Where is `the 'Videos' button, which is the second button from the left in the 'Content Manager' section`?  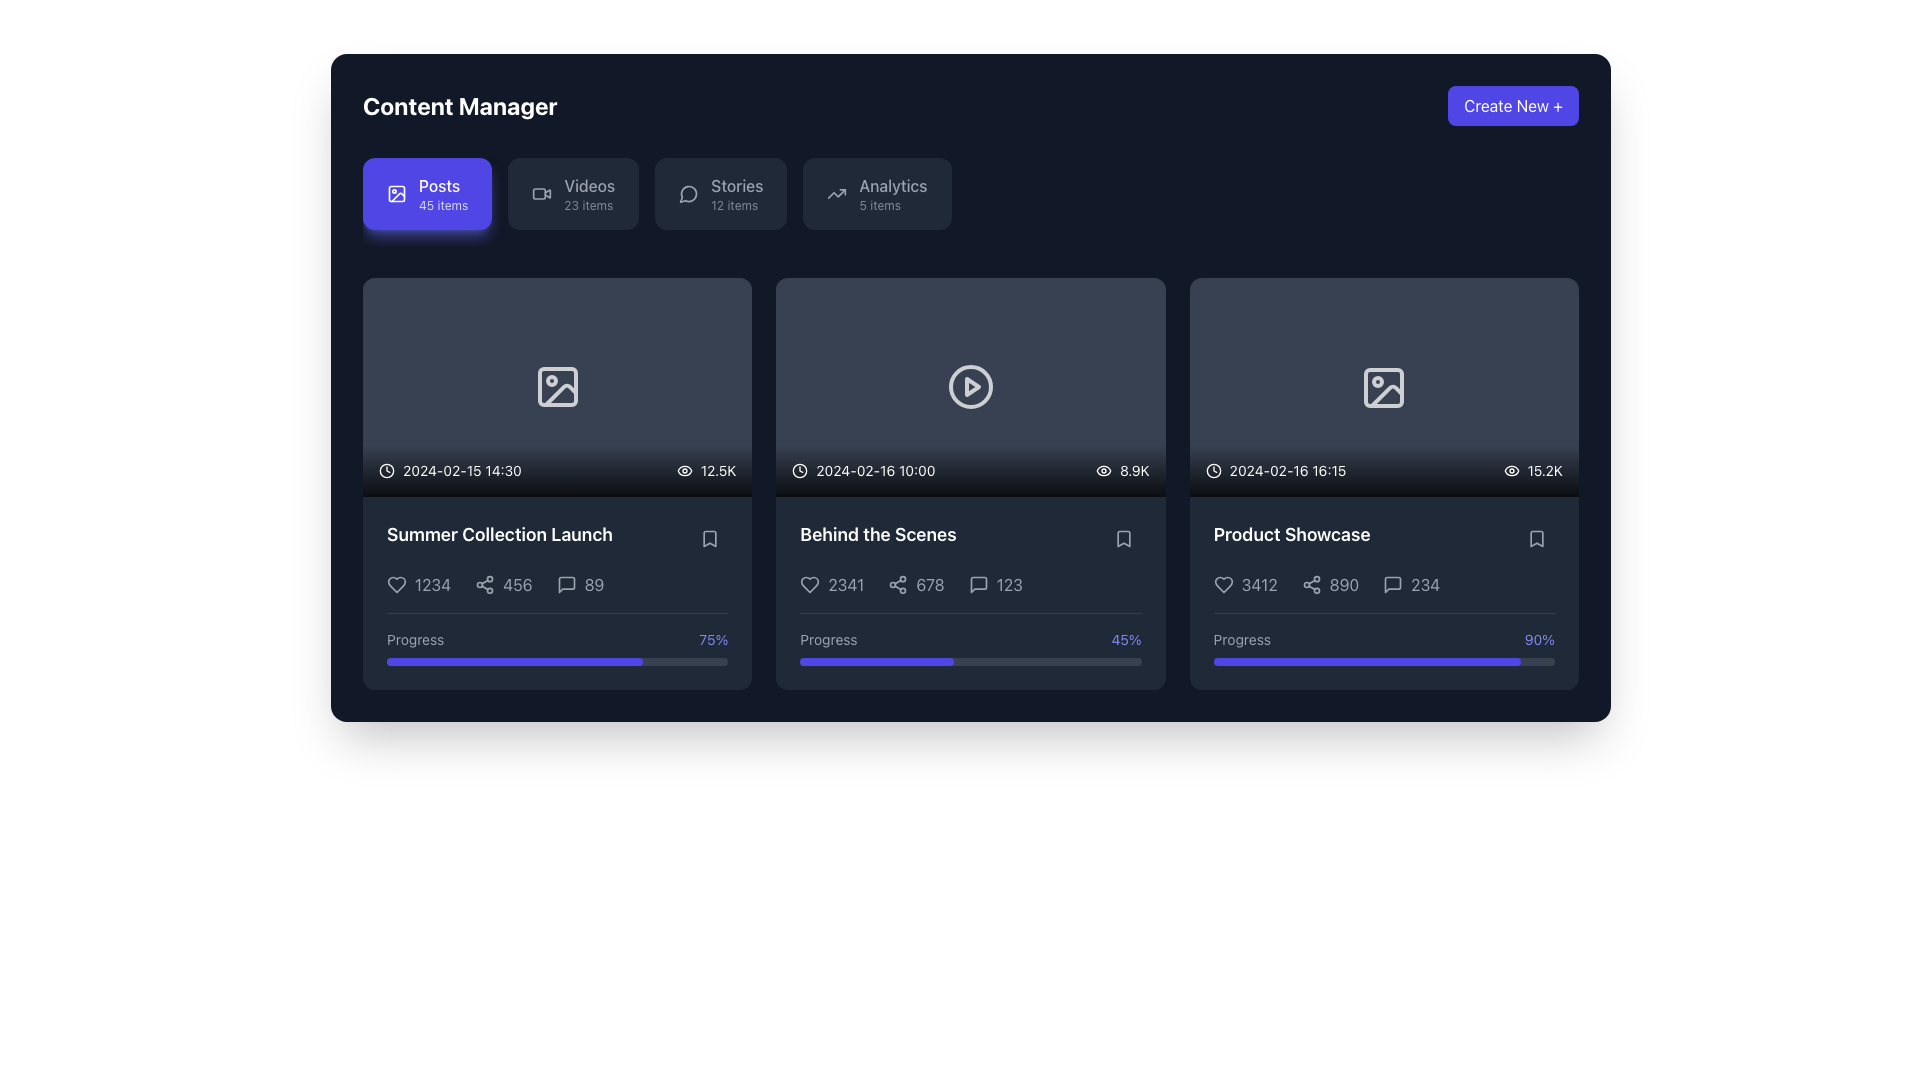
the 'Videos' button, which is the second button from the left in the 'Content Manager' section is located at coordinates (588, 193).